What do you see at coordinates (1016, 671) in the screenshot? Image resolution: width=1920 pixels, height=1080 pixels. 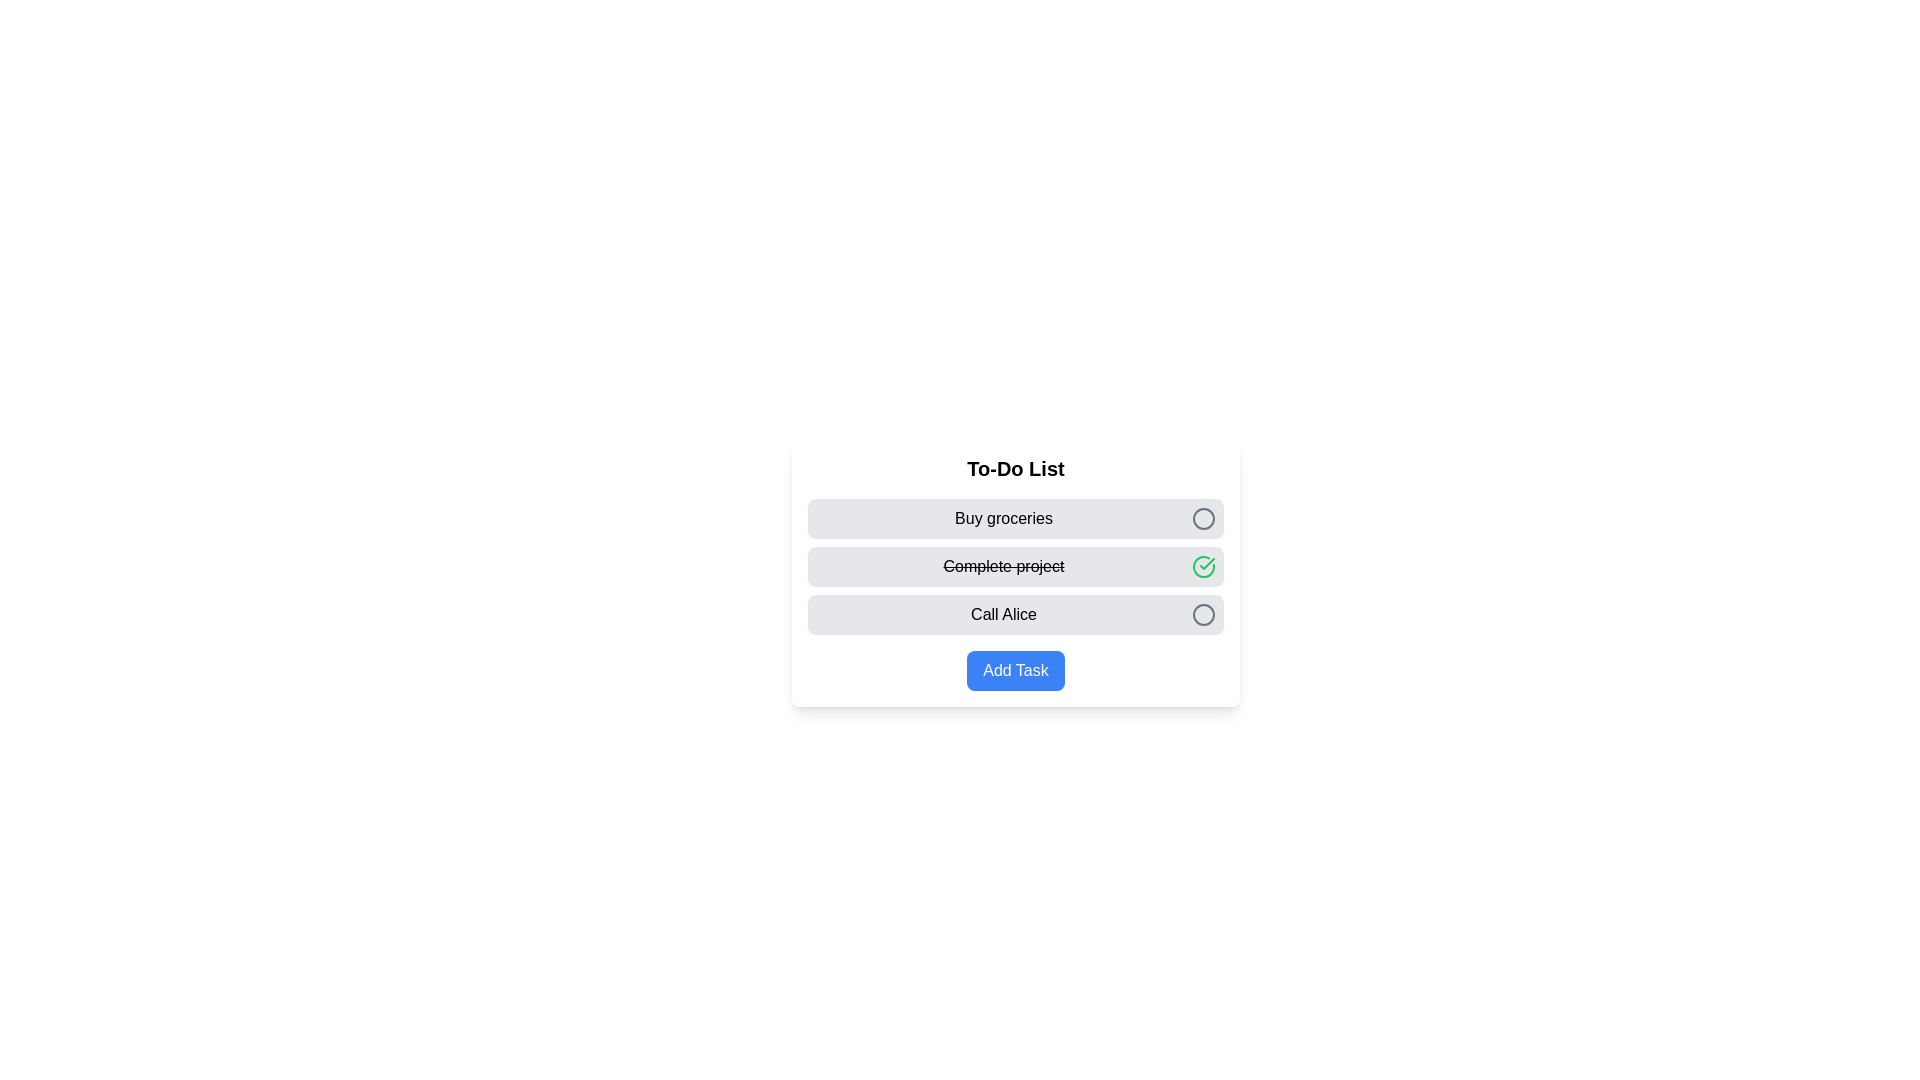 I see `the 'Add Task' button, which has a blue background and white text` at bounding box center [1016, 671].